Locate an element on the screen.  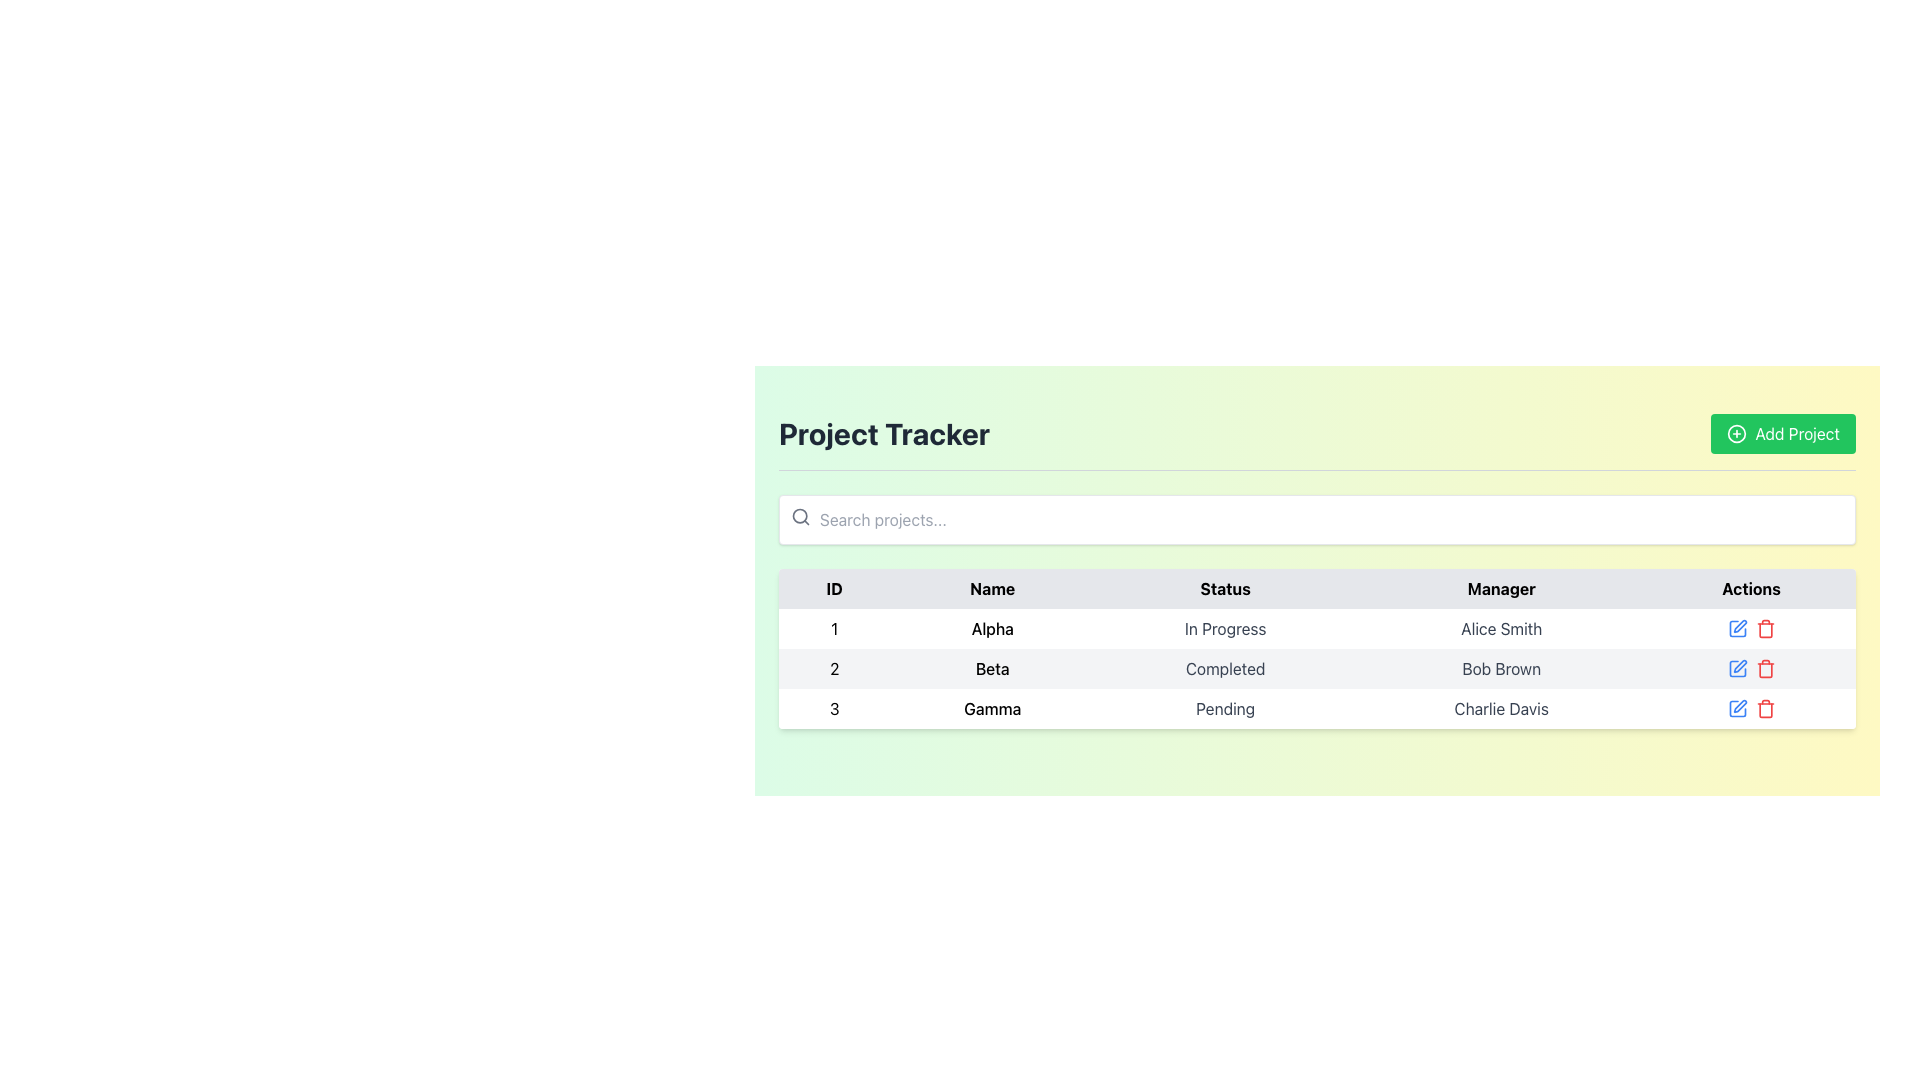
the text label in the third row of the table under the 'Name' column is located at coordinates (992, 708).